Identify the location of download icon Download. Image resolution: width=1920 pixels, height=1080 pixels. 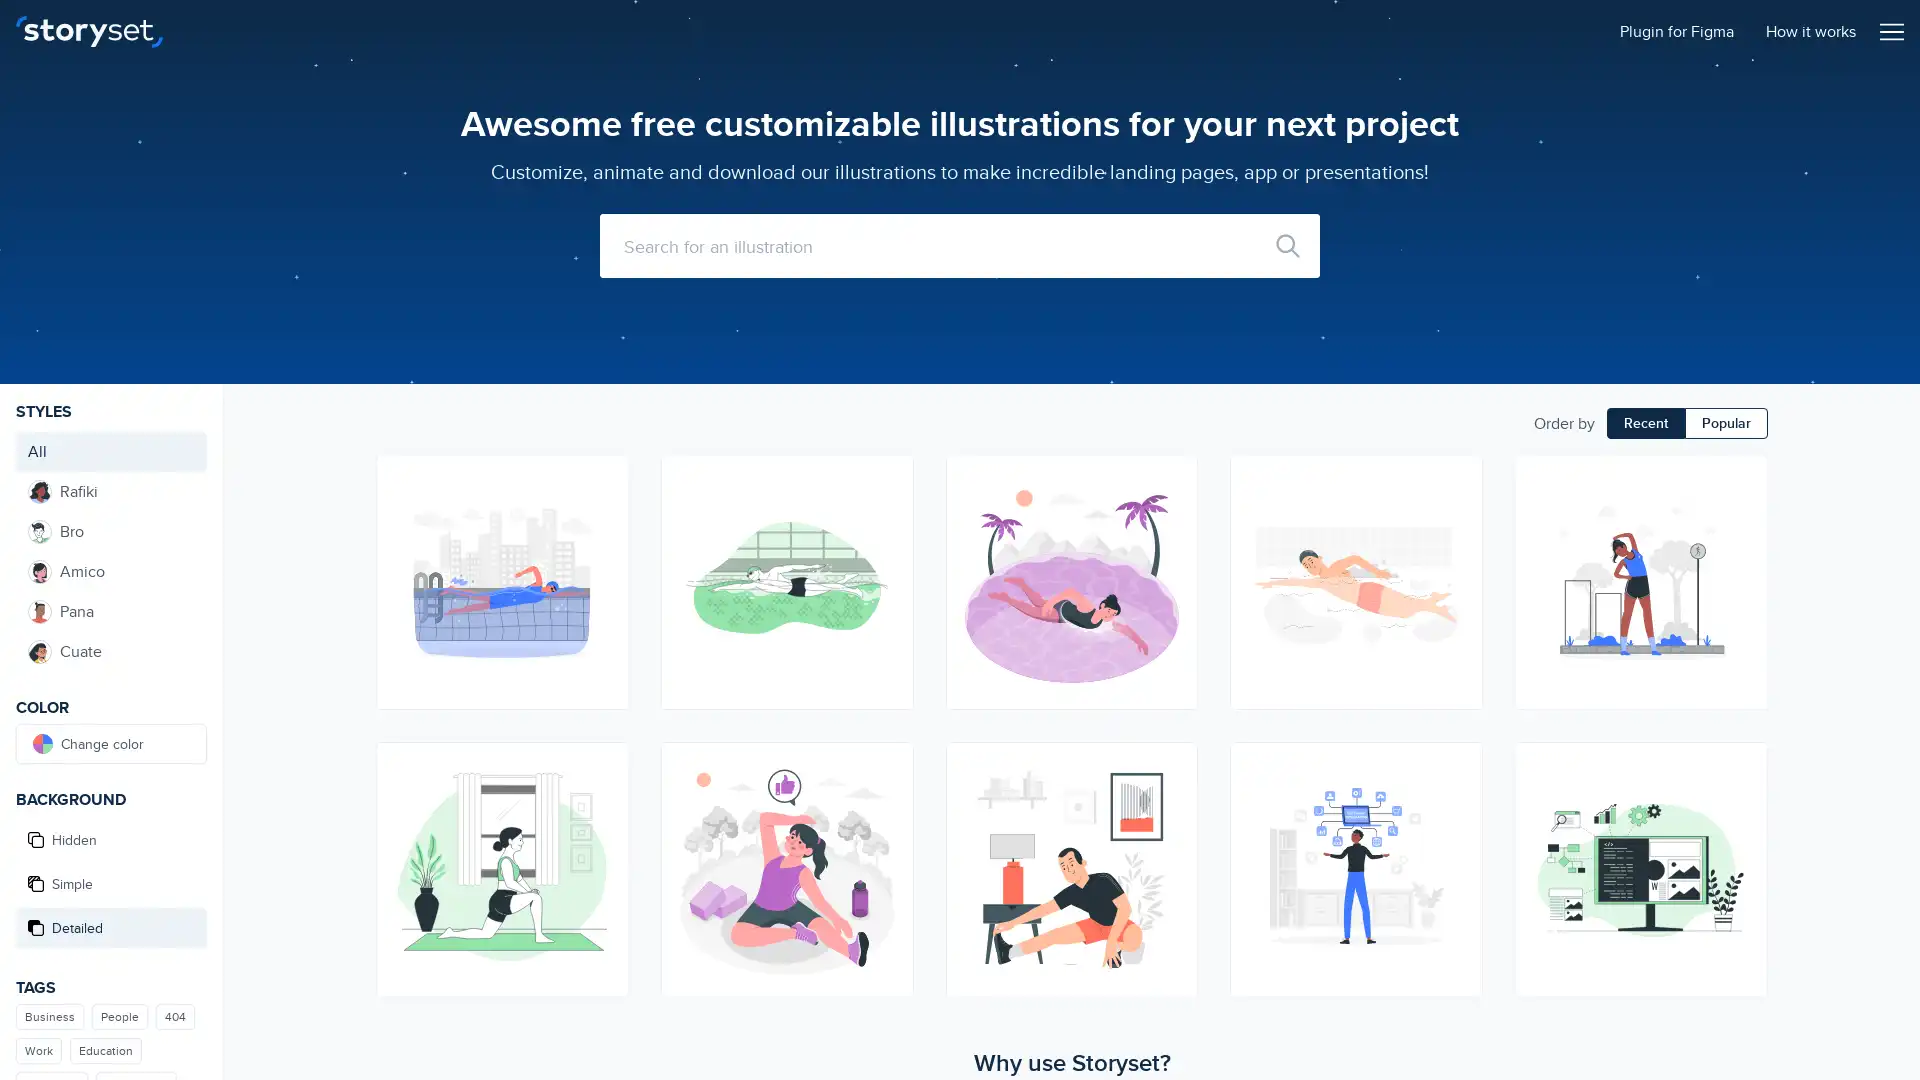
(887, 515).